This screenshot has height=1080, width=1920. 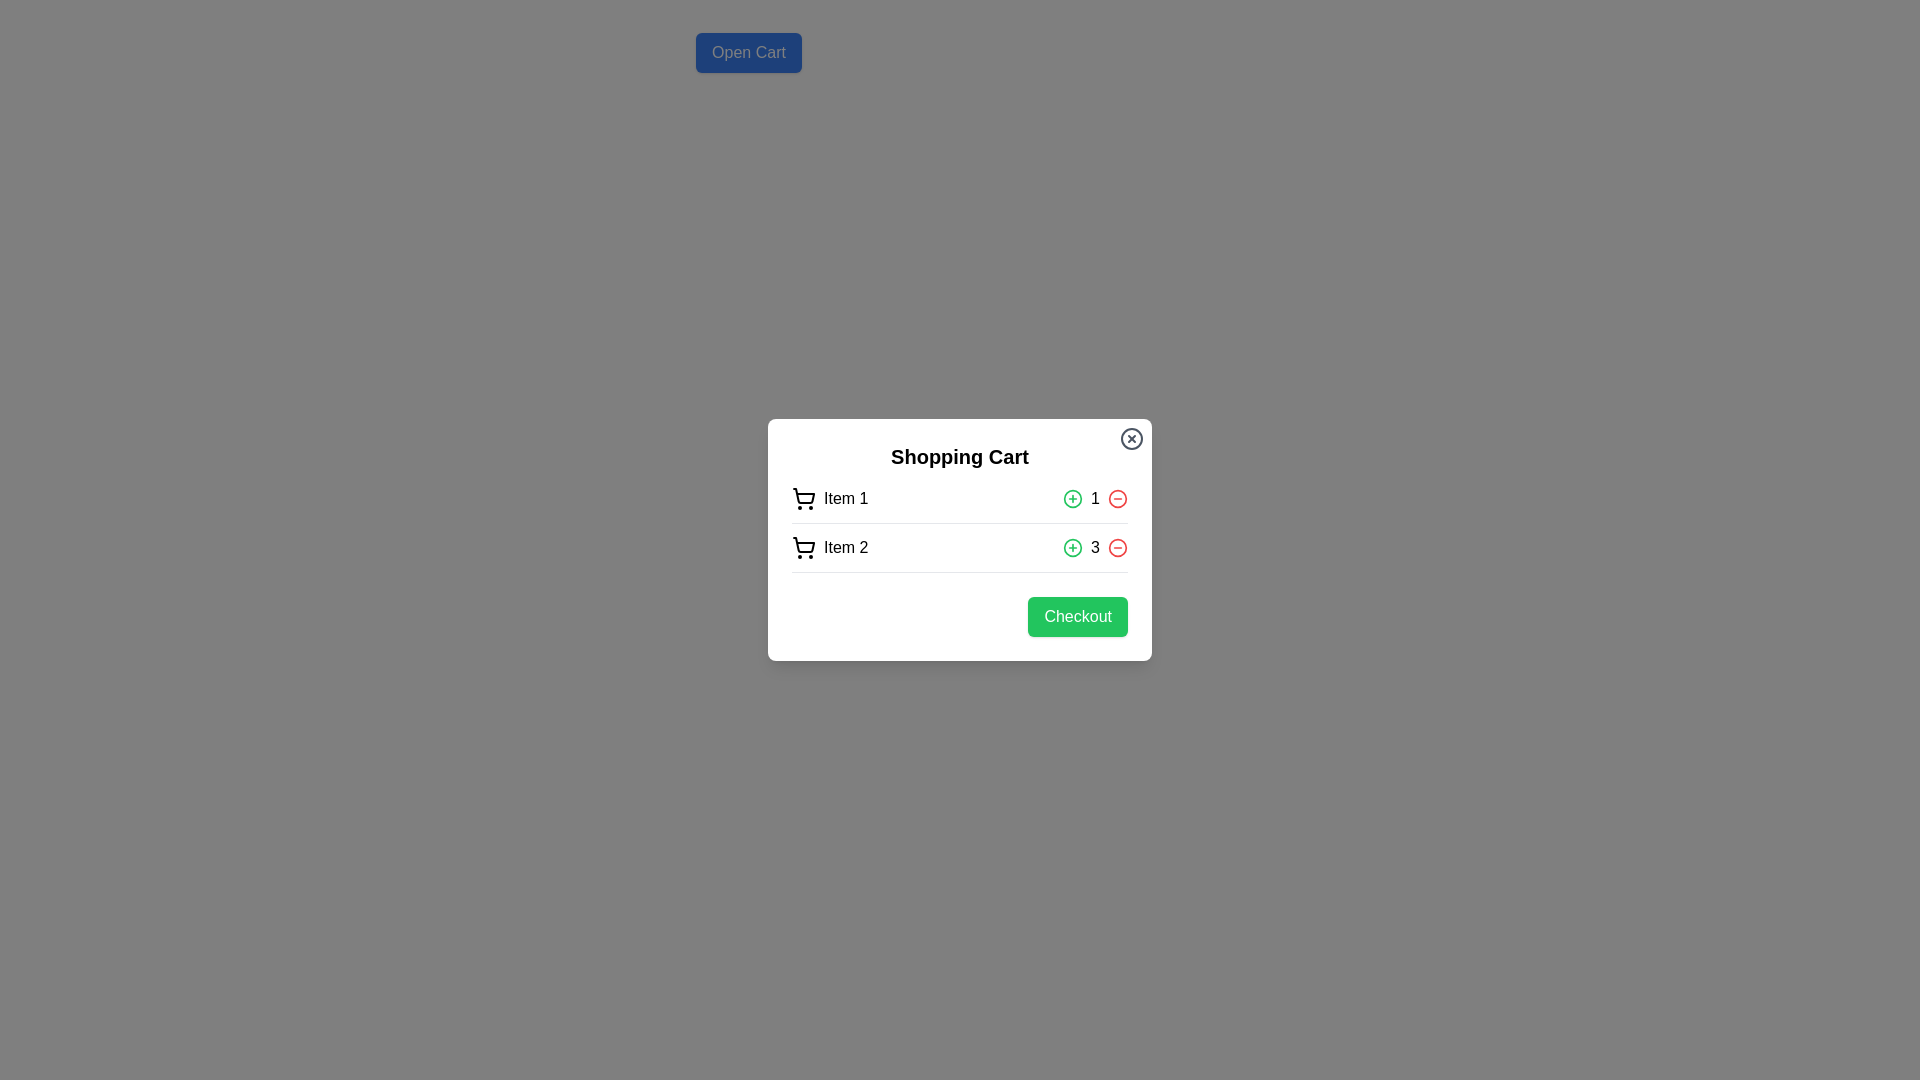 I want to click on the checkout button located at the bottom-right corner of the 'Shopping Cart' modal, so click(x=960, y=616).